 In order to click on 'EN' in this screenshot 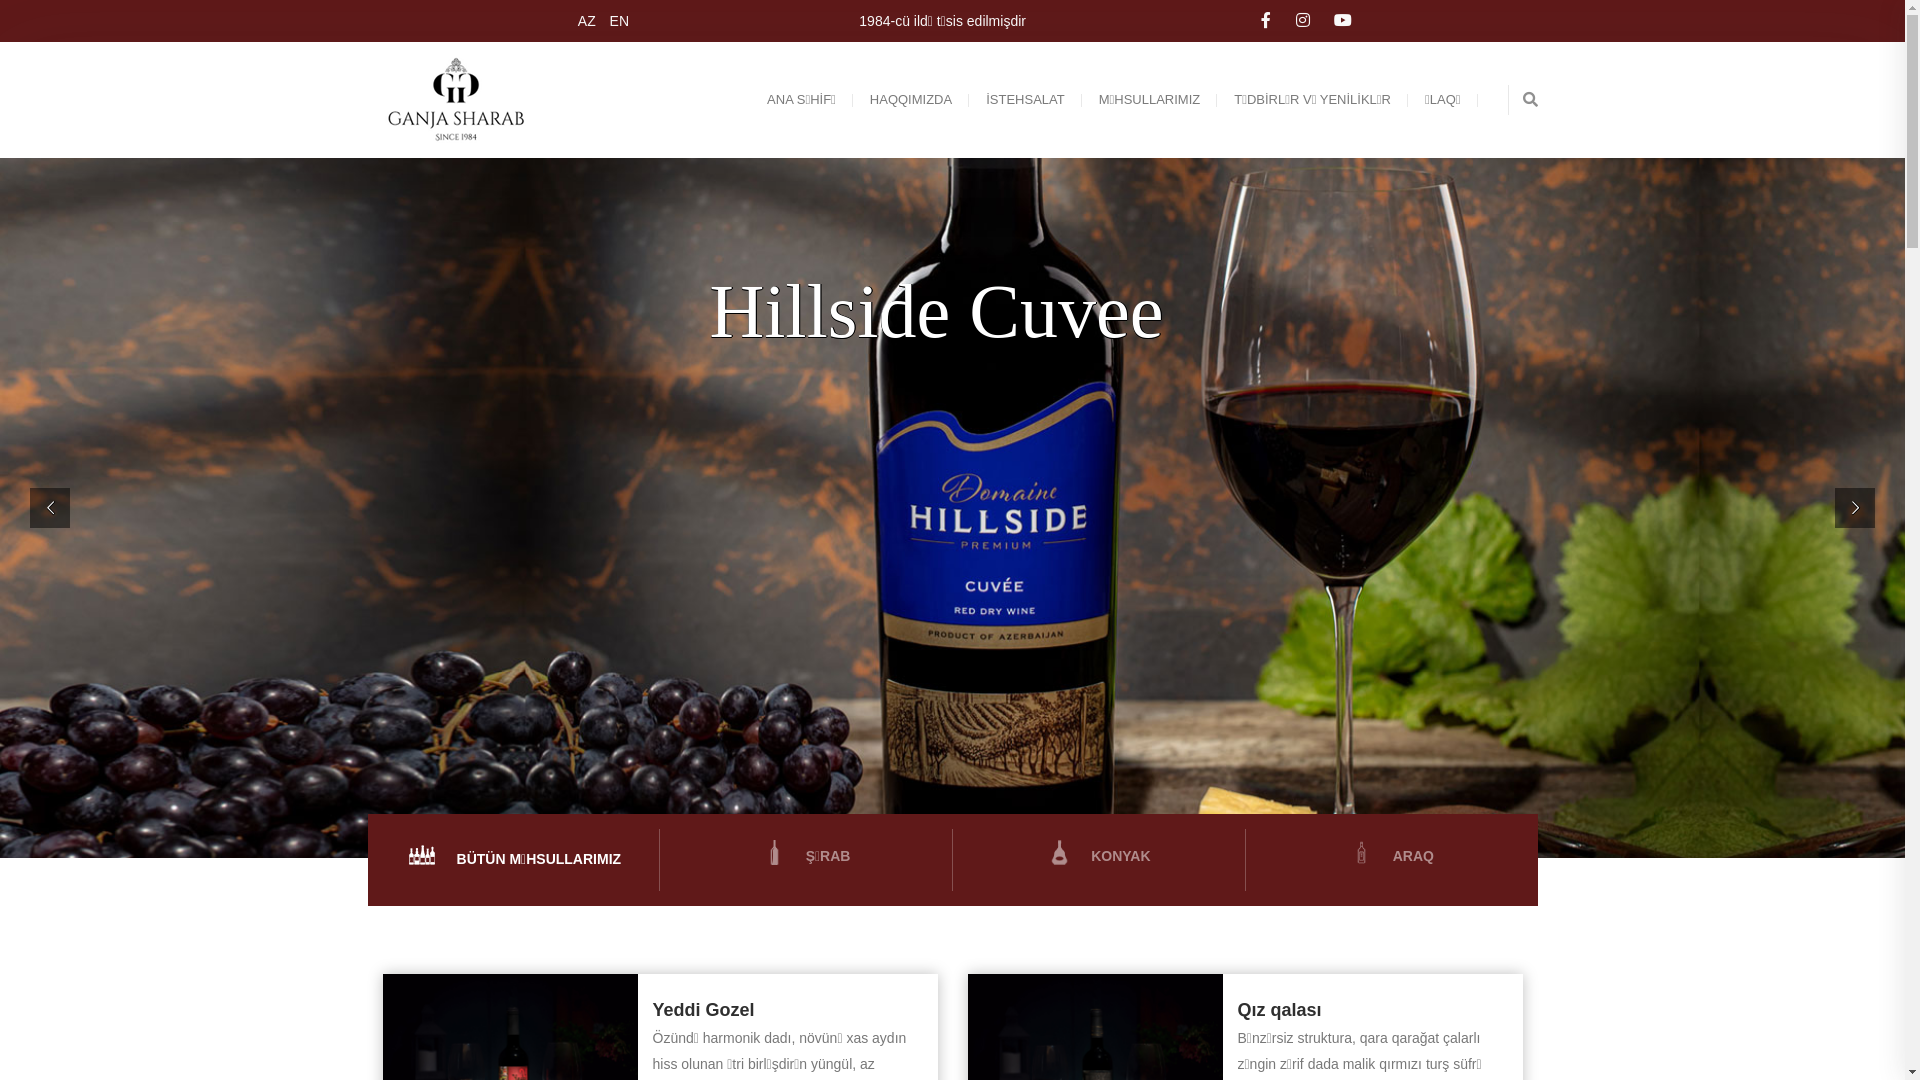, I will do `click(613, 20)`.